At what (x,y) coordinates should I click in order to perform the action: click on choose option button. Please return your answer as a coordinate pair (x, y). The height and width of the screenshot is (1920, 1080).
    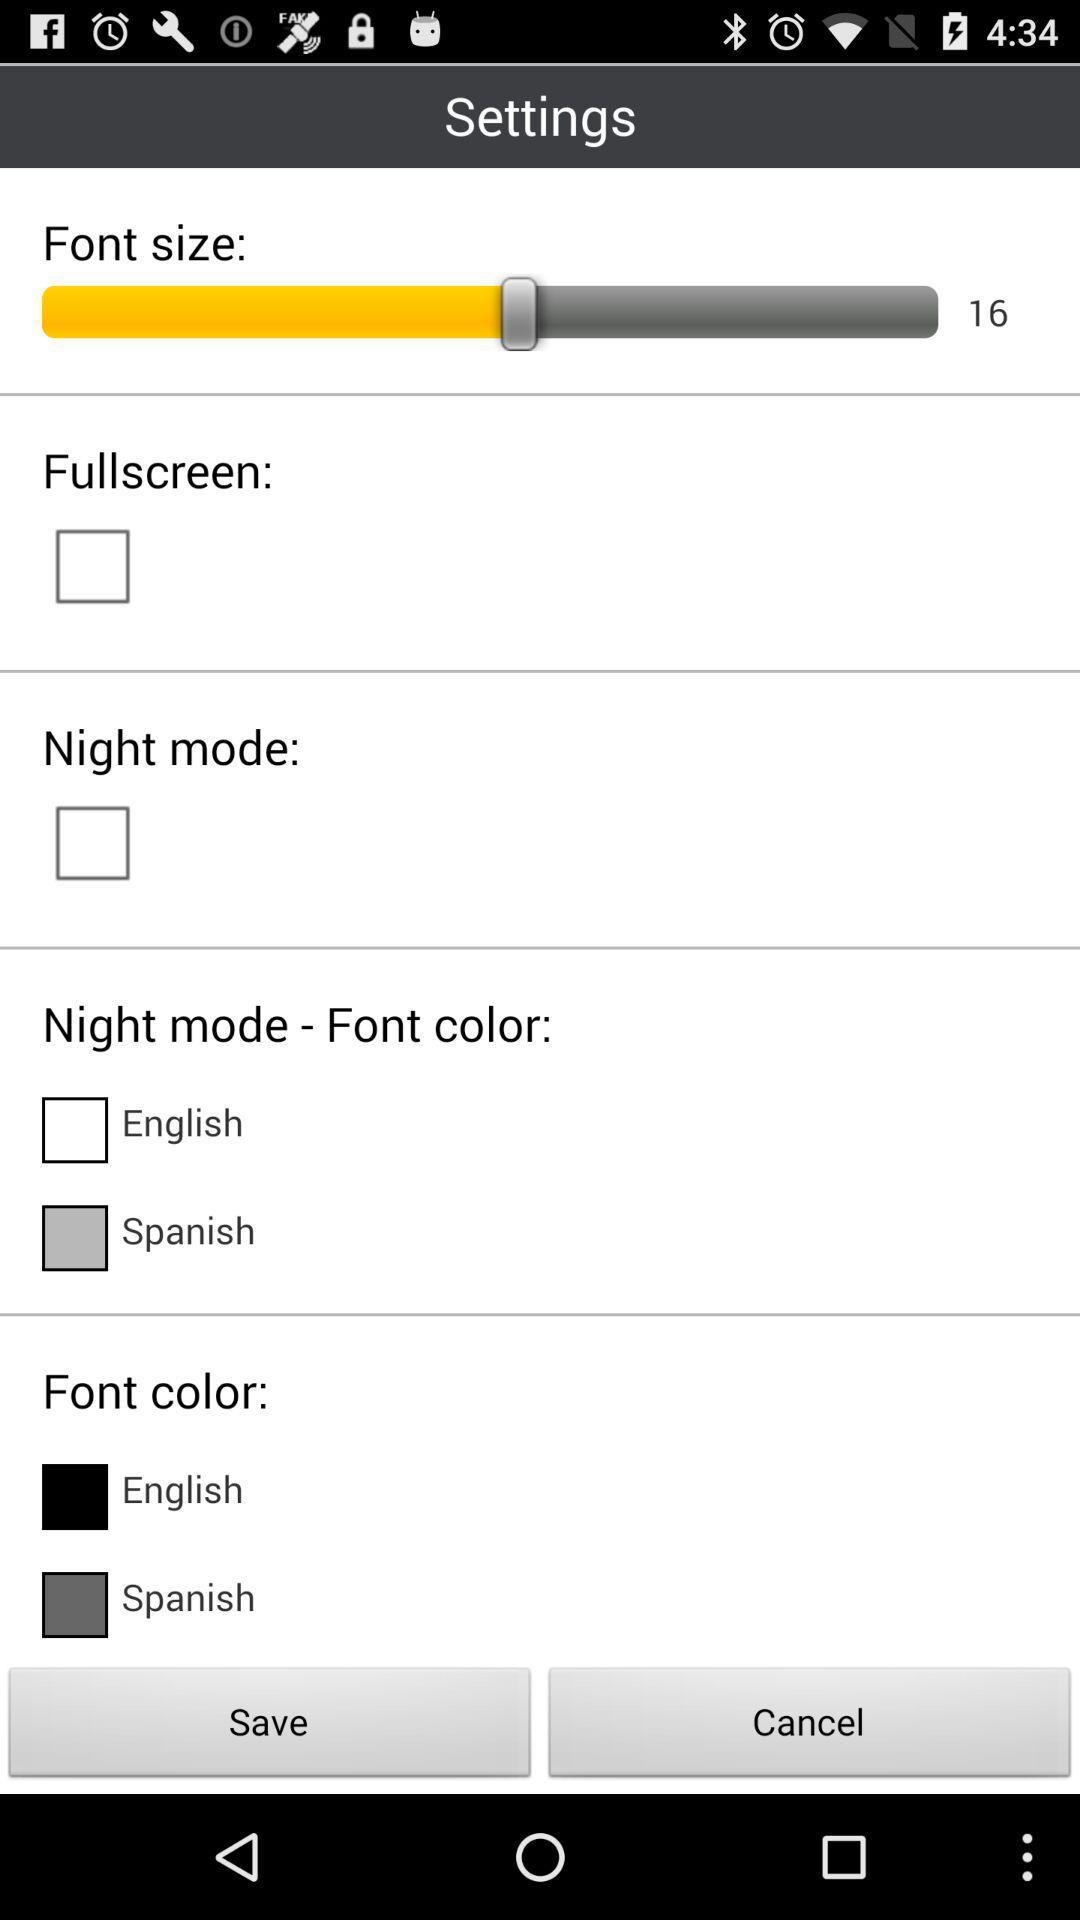
    Looking at the image, I should click on (73, 1497).